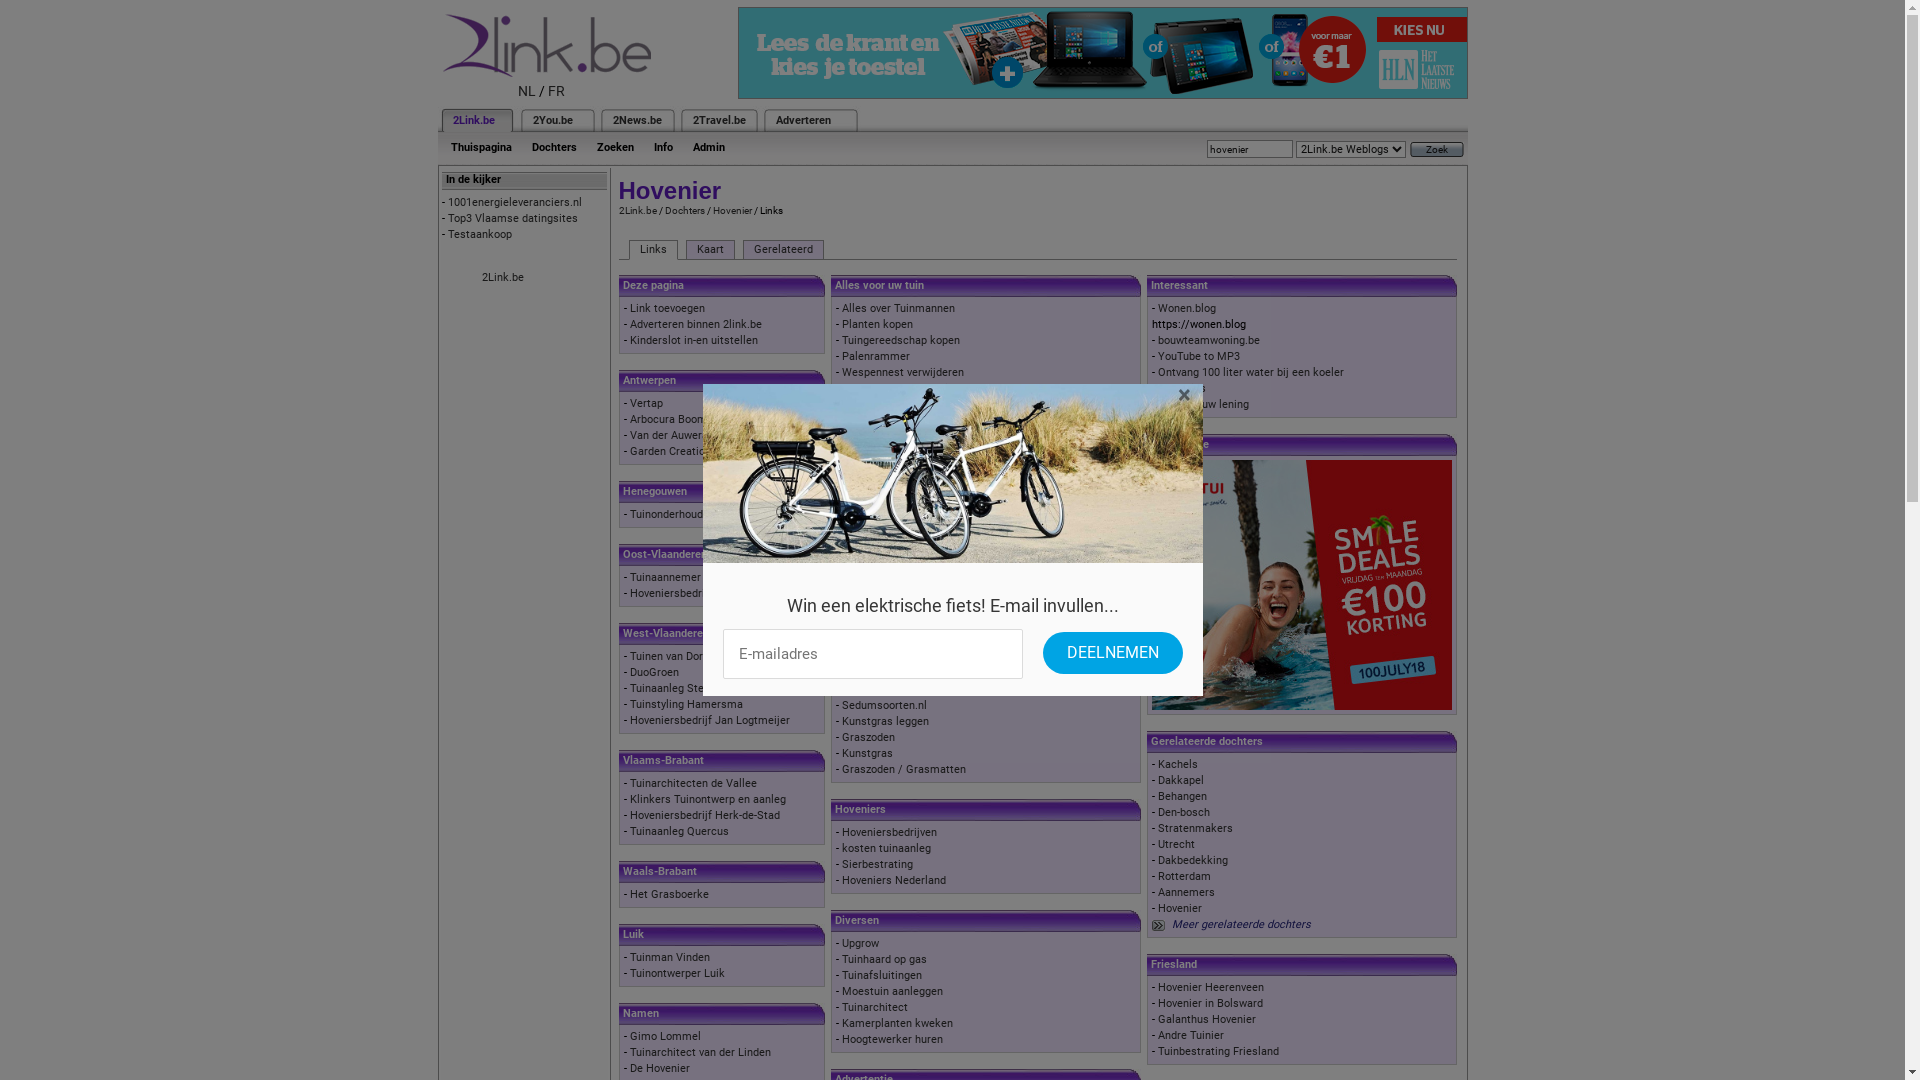  What do you see at coordinates (841, 1007) in the screenshot?
I see `'Tuinarchitect'` at bounding box center [841, 1007].